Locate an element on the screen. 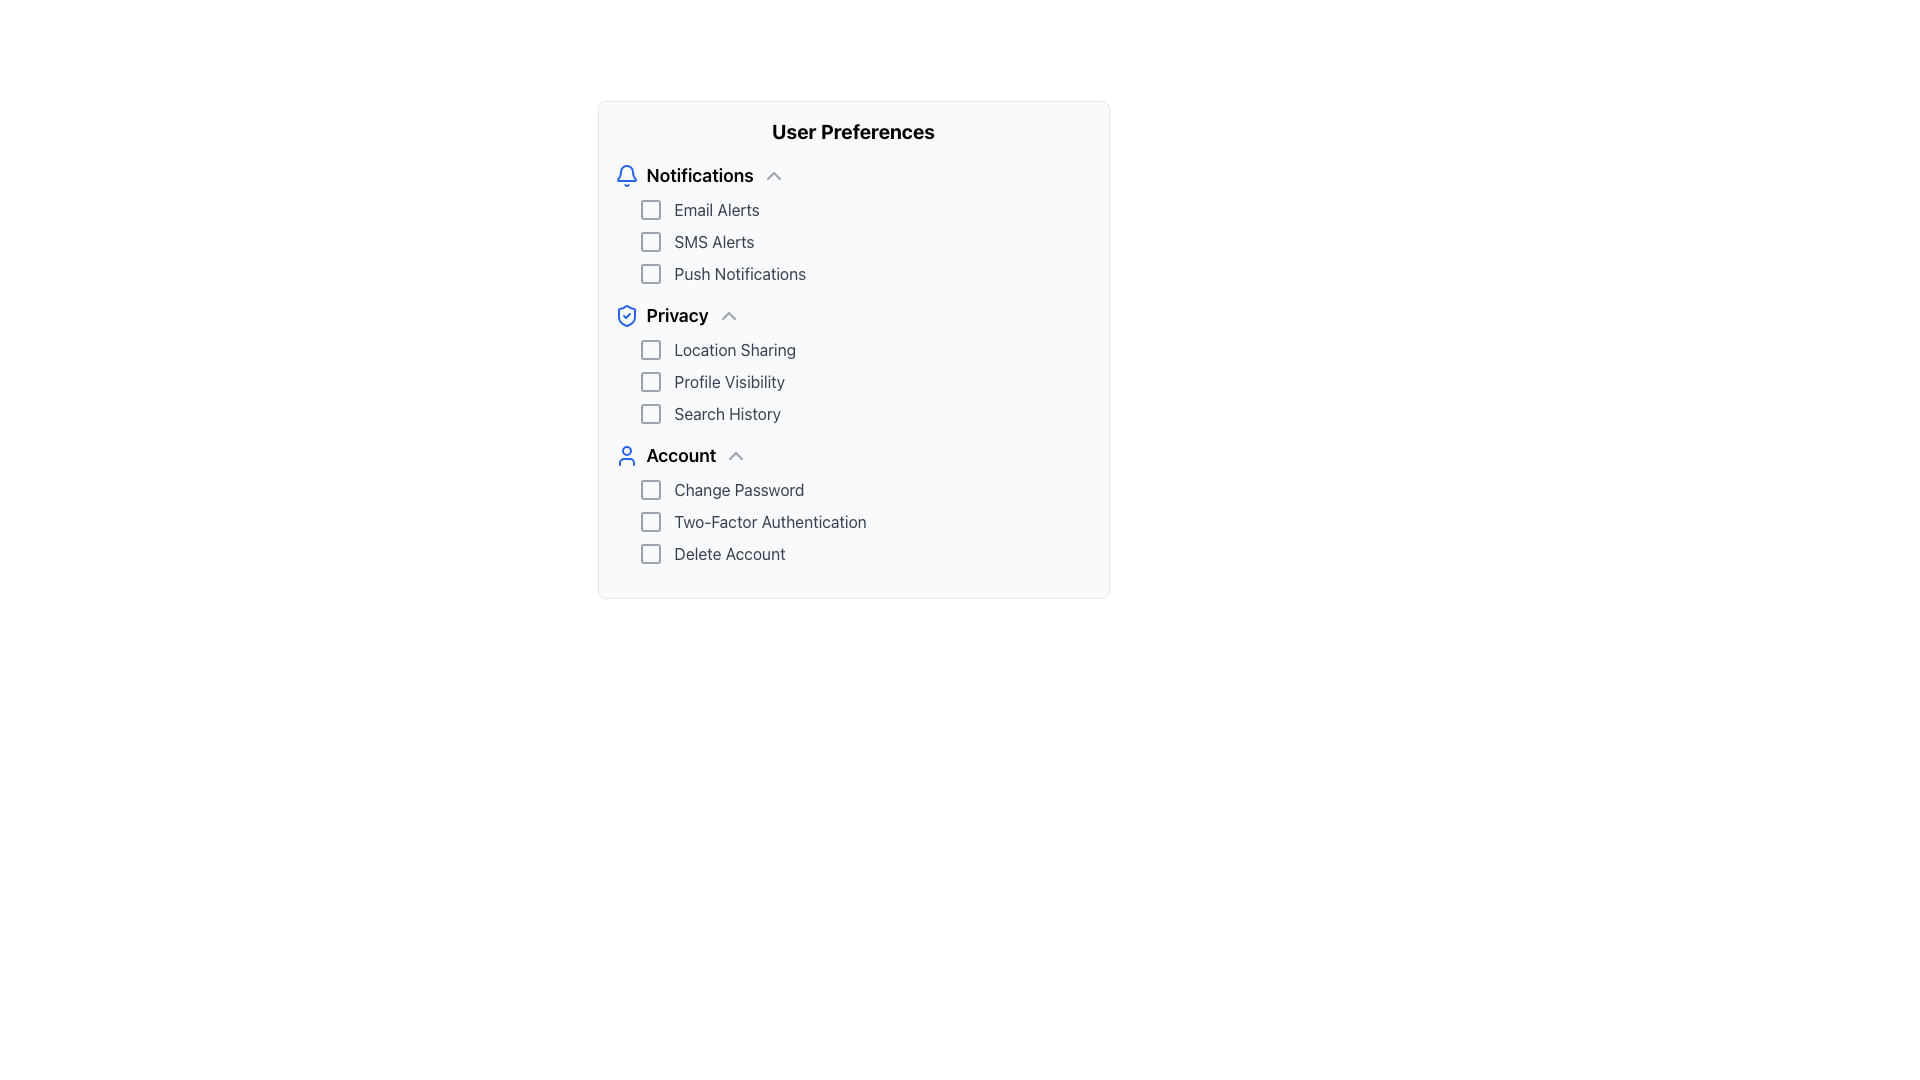  the checkbox located in the 'Privacy' section of the 'User Preferences' interface is located at coordinates (650, 412).